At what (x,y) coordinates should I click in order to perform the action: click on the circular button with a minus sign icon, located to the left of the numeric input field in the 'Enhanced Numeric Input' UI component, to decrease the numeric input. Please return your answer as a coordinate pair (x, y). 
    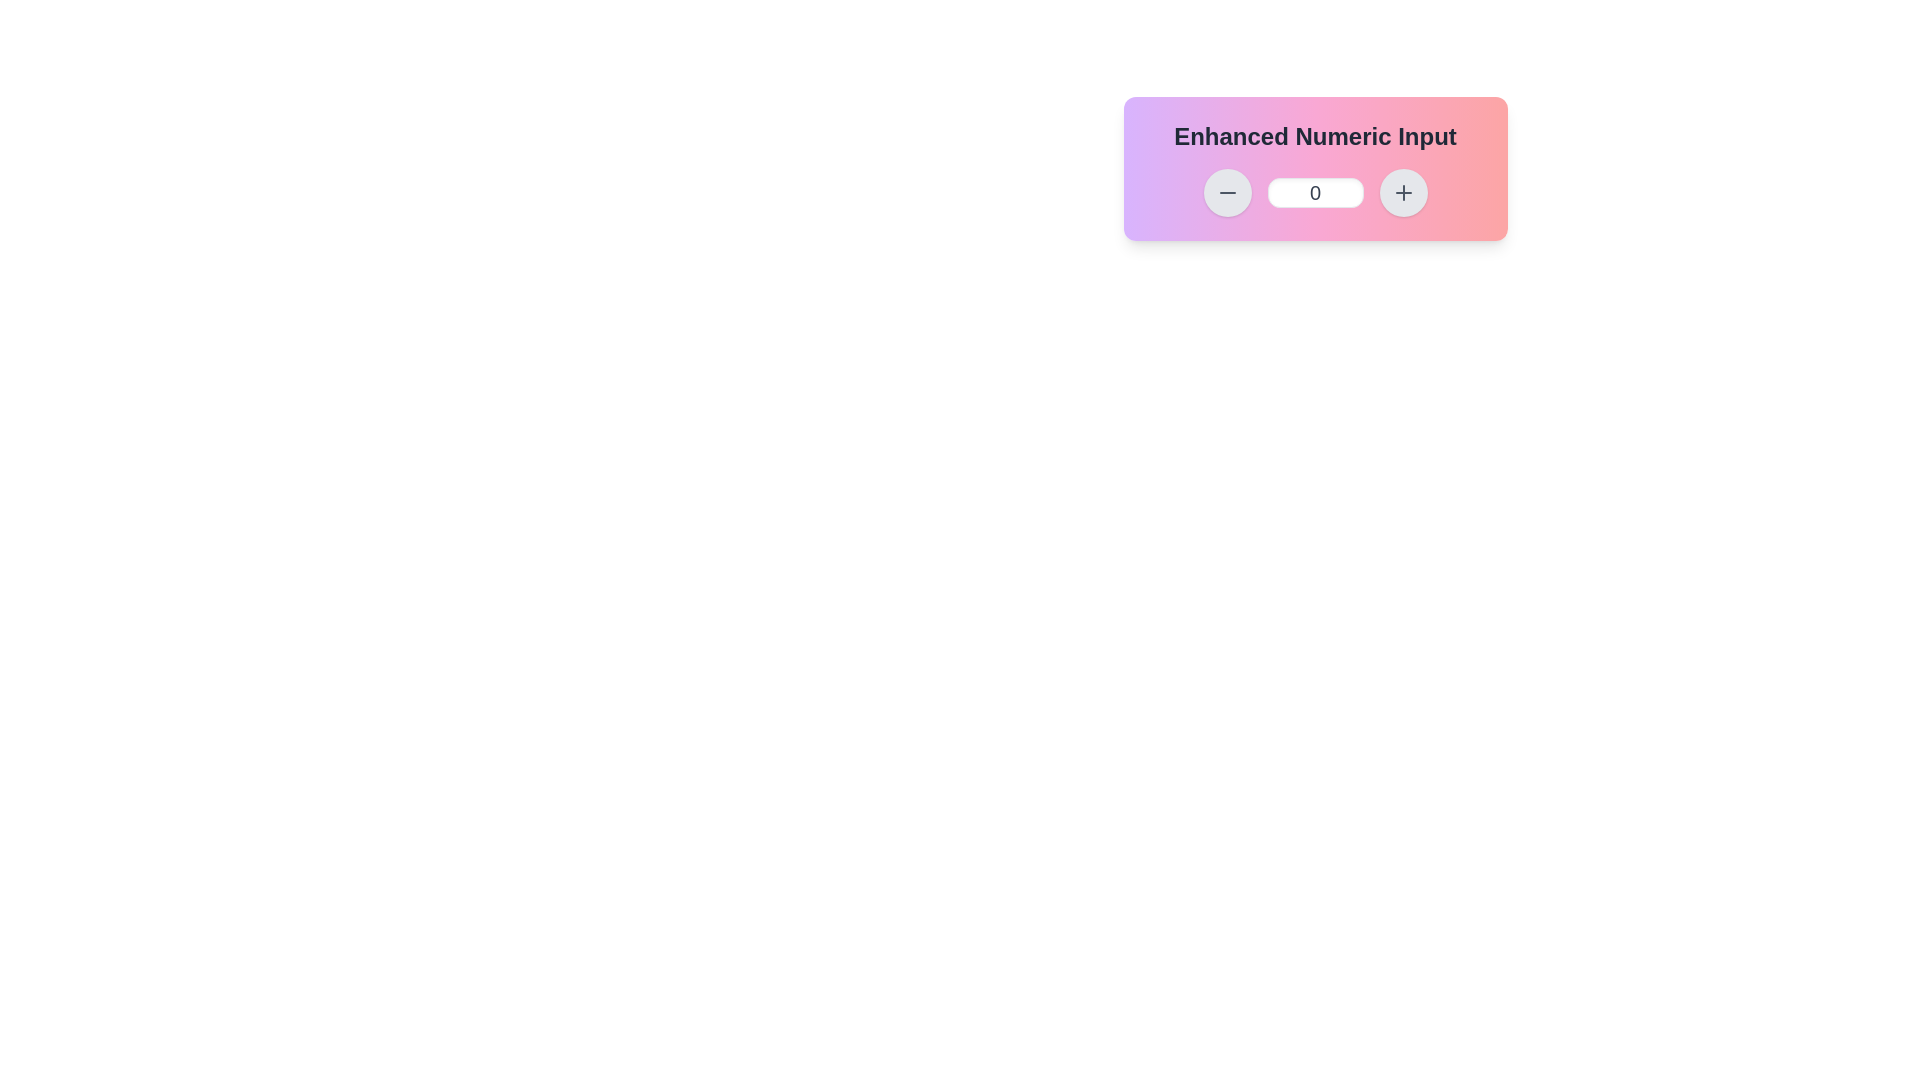
    Looking at the image, I should click on (1226, 192).